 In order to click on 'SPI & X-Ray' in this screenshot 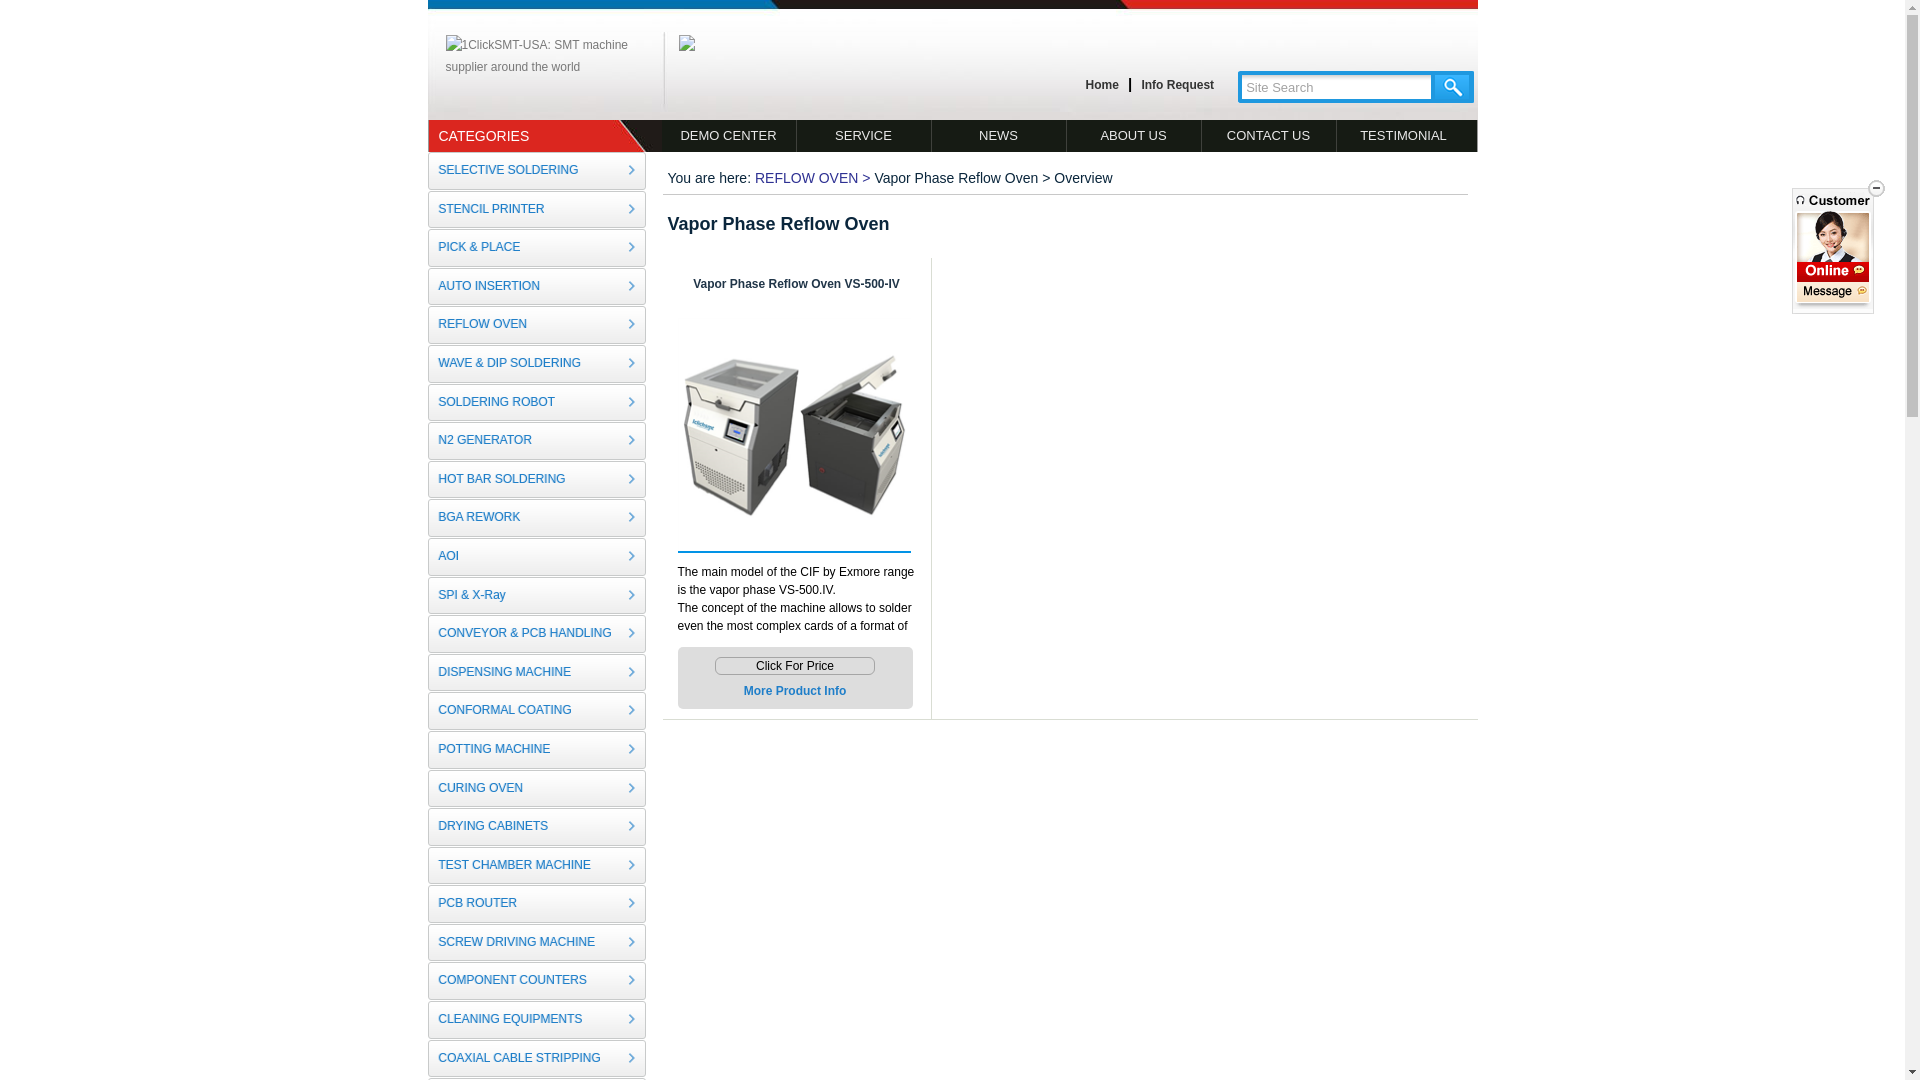, I will do `click(426, 595)`.